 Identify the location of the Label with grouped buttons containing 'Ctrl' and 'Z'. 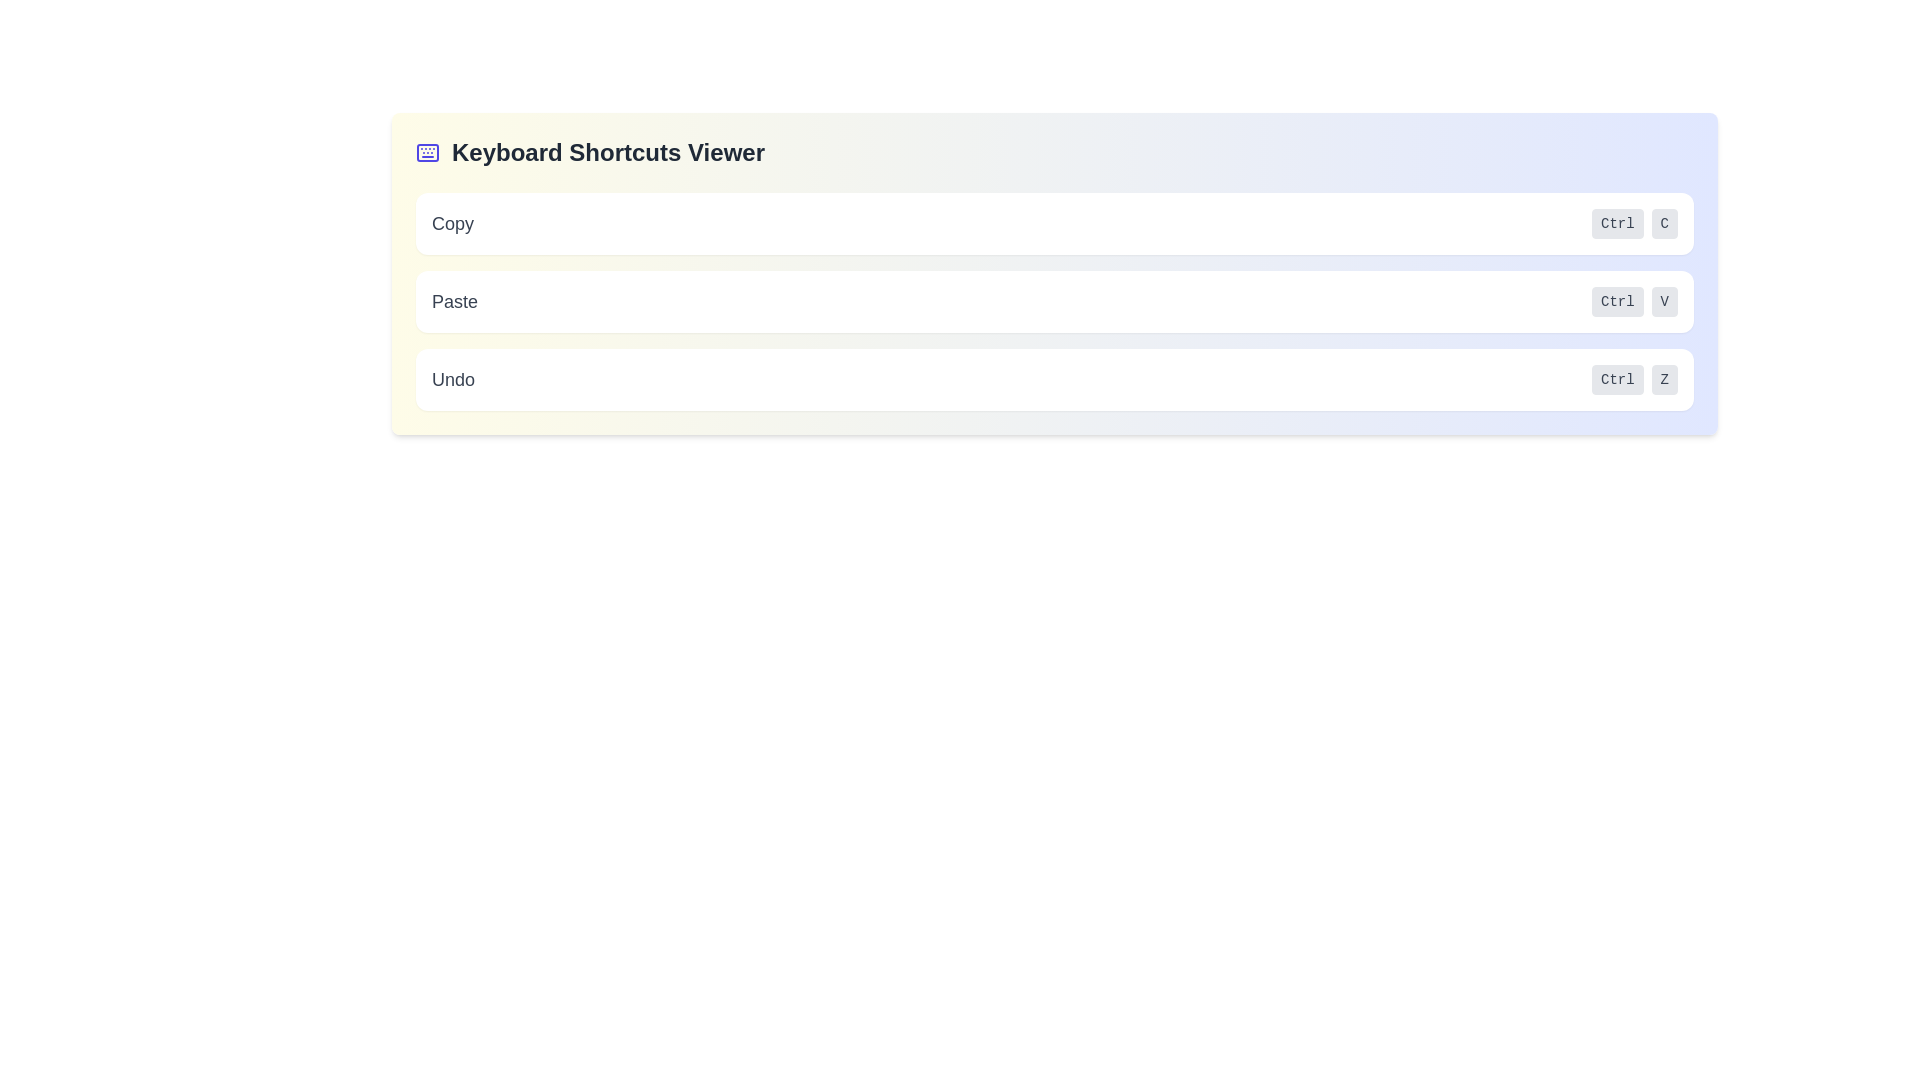
(1635, 380).